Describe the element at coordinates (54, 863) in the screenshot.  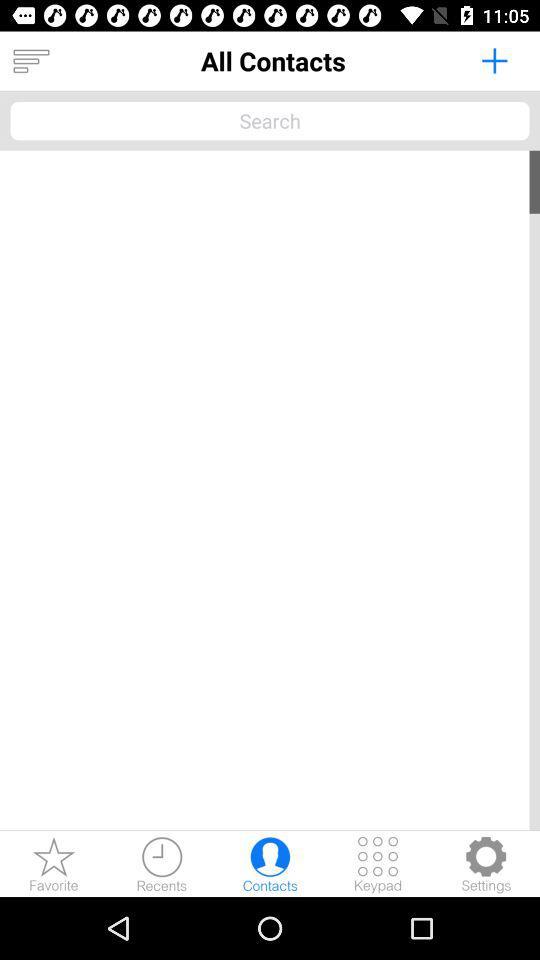
I see `the star icon` at that location.